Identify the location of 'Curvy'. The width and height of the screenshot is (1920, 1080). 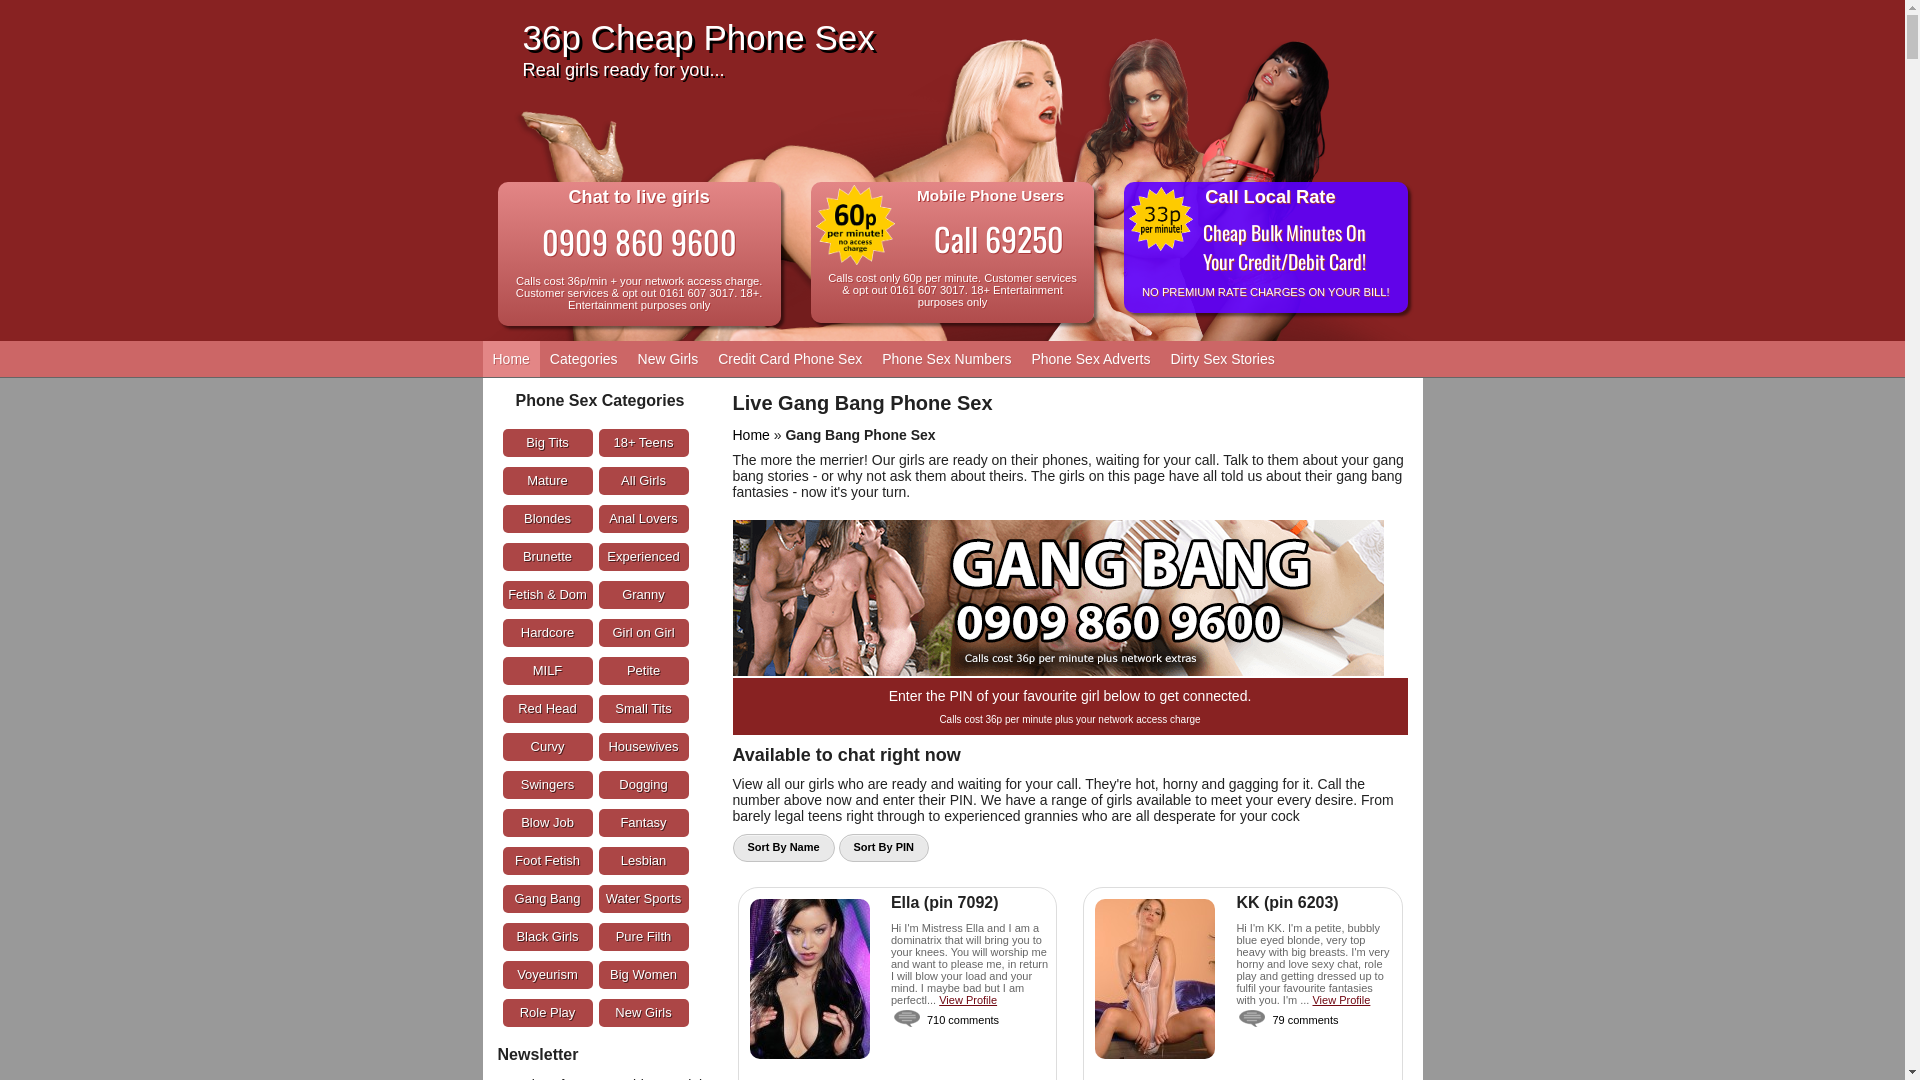
(547, 747).